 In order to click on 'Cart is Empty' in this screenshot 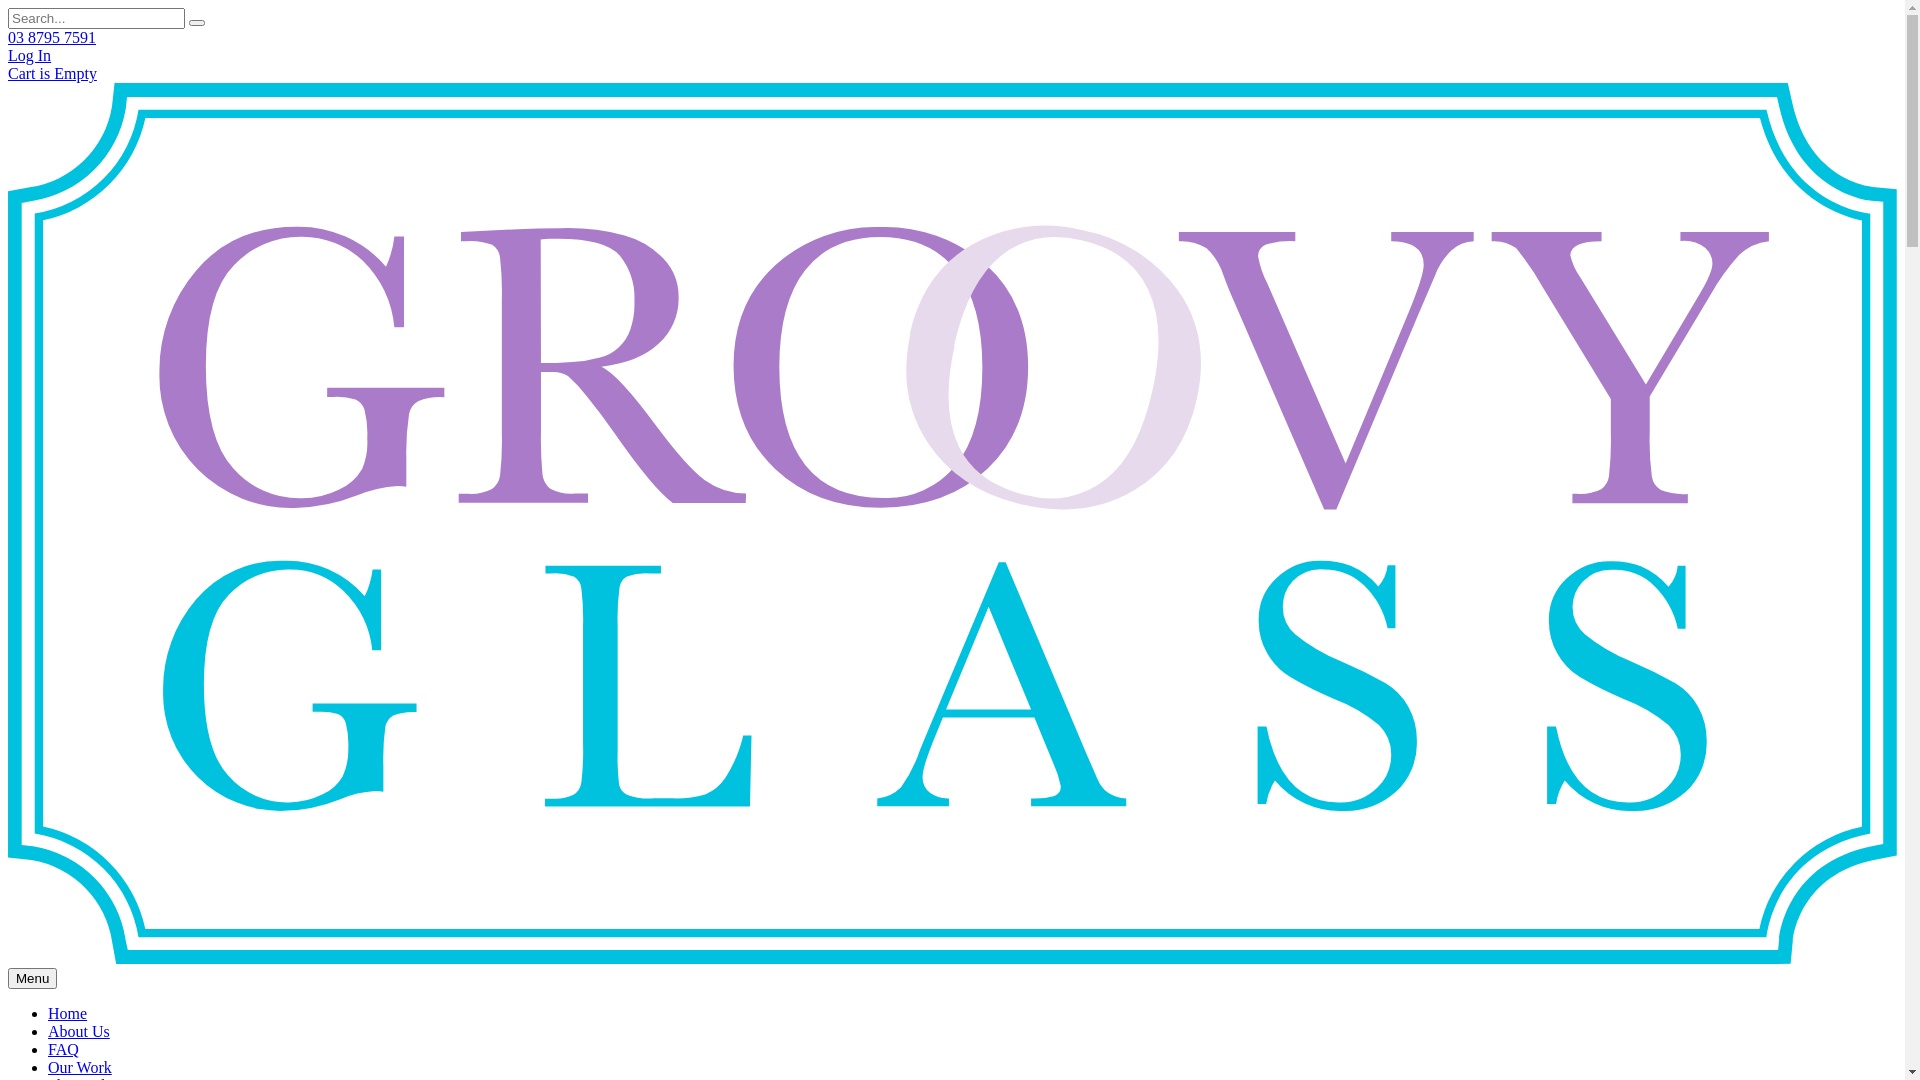, I will do `click(52, 72)`.